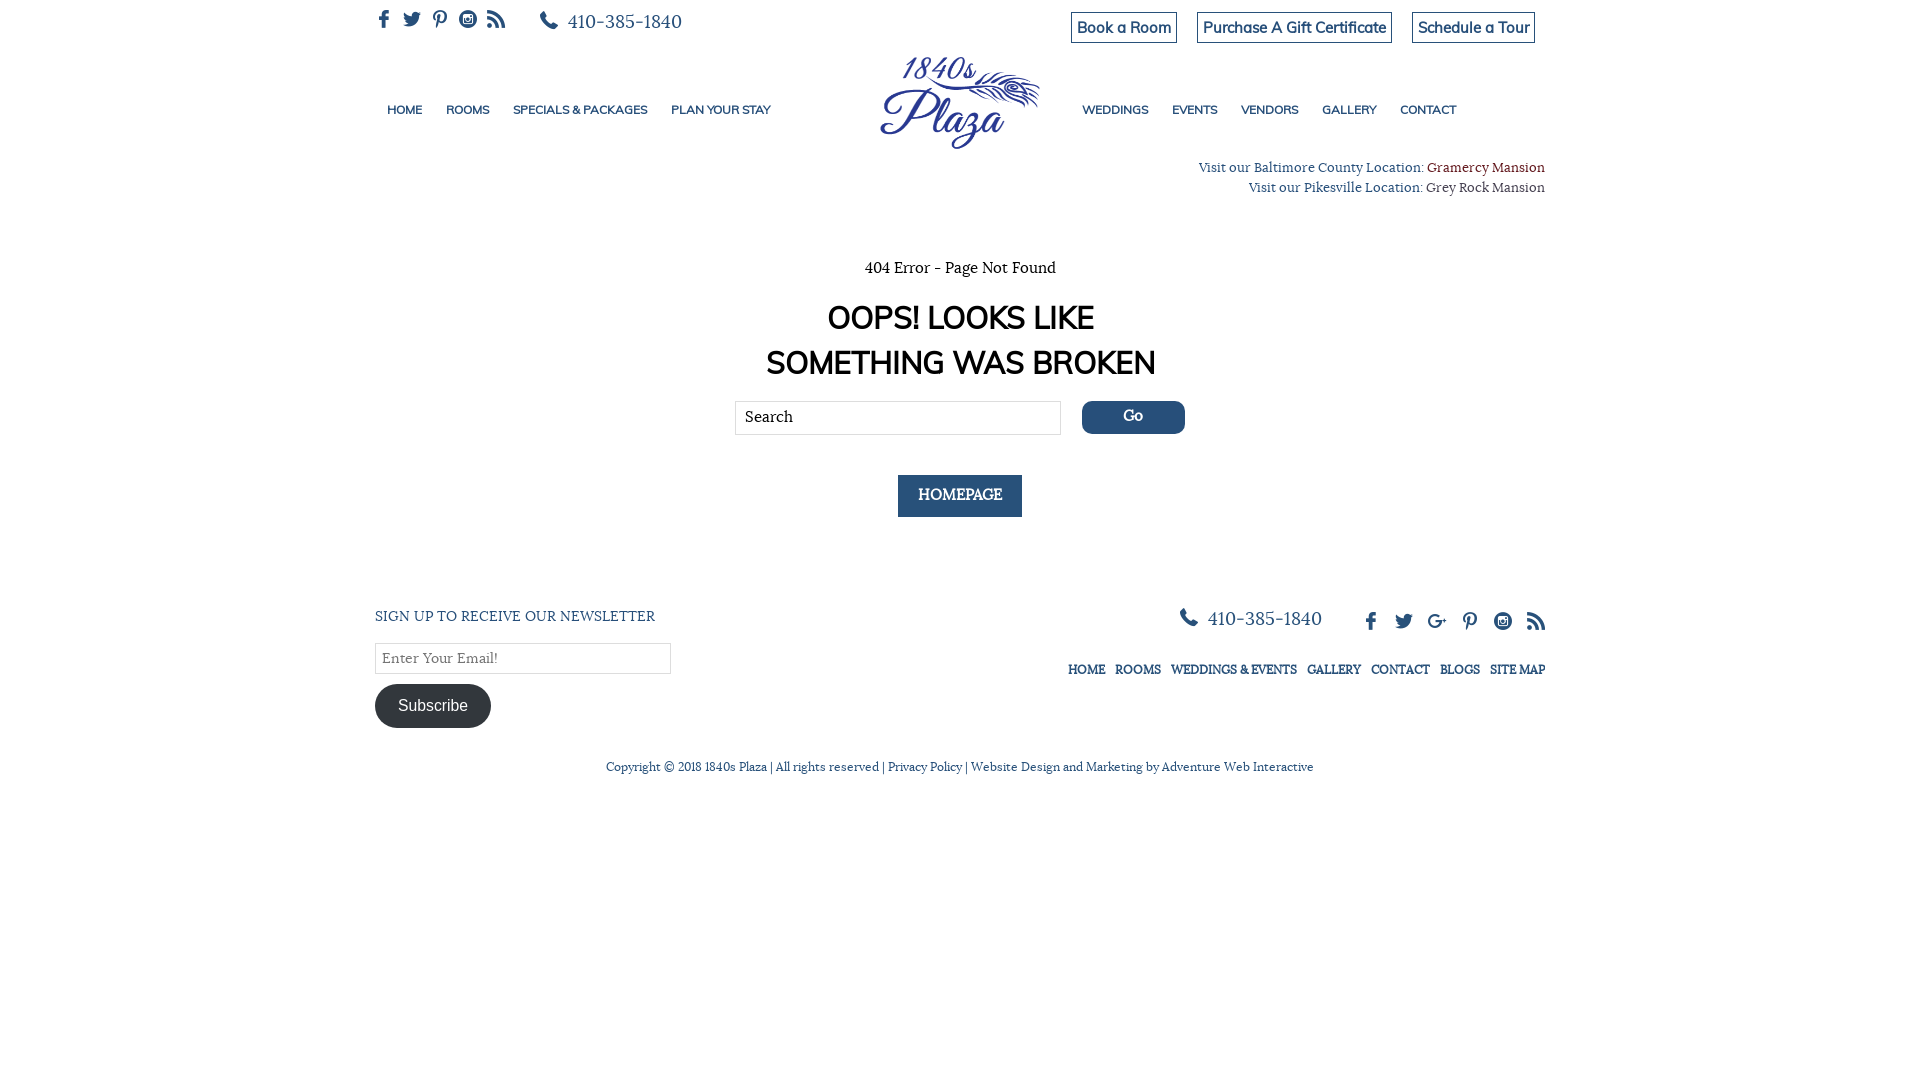  I want to click on 'Schedule a Tour', so click(1473, 27).